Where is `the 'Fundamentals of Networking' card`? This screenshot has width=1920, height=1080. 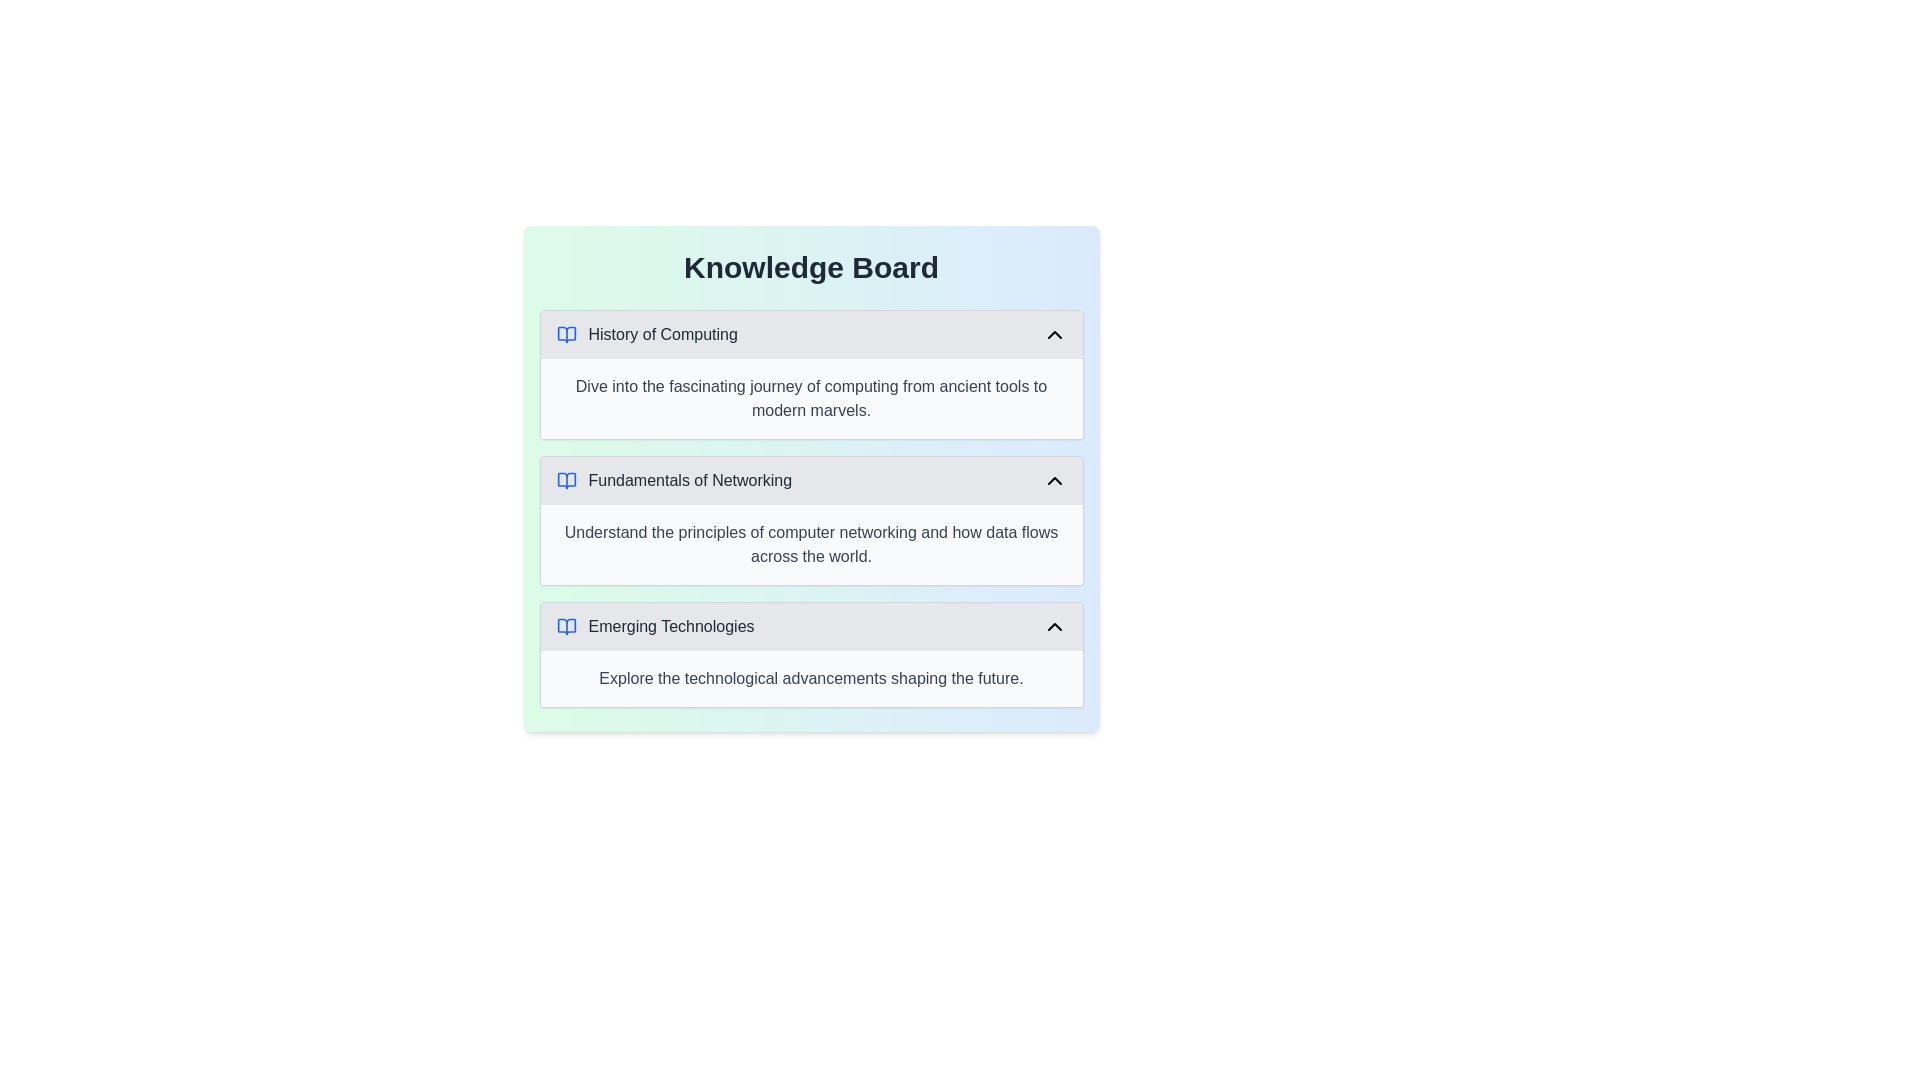
the 'Fundamentals of Networking' card is located at coordinates (811, 519).